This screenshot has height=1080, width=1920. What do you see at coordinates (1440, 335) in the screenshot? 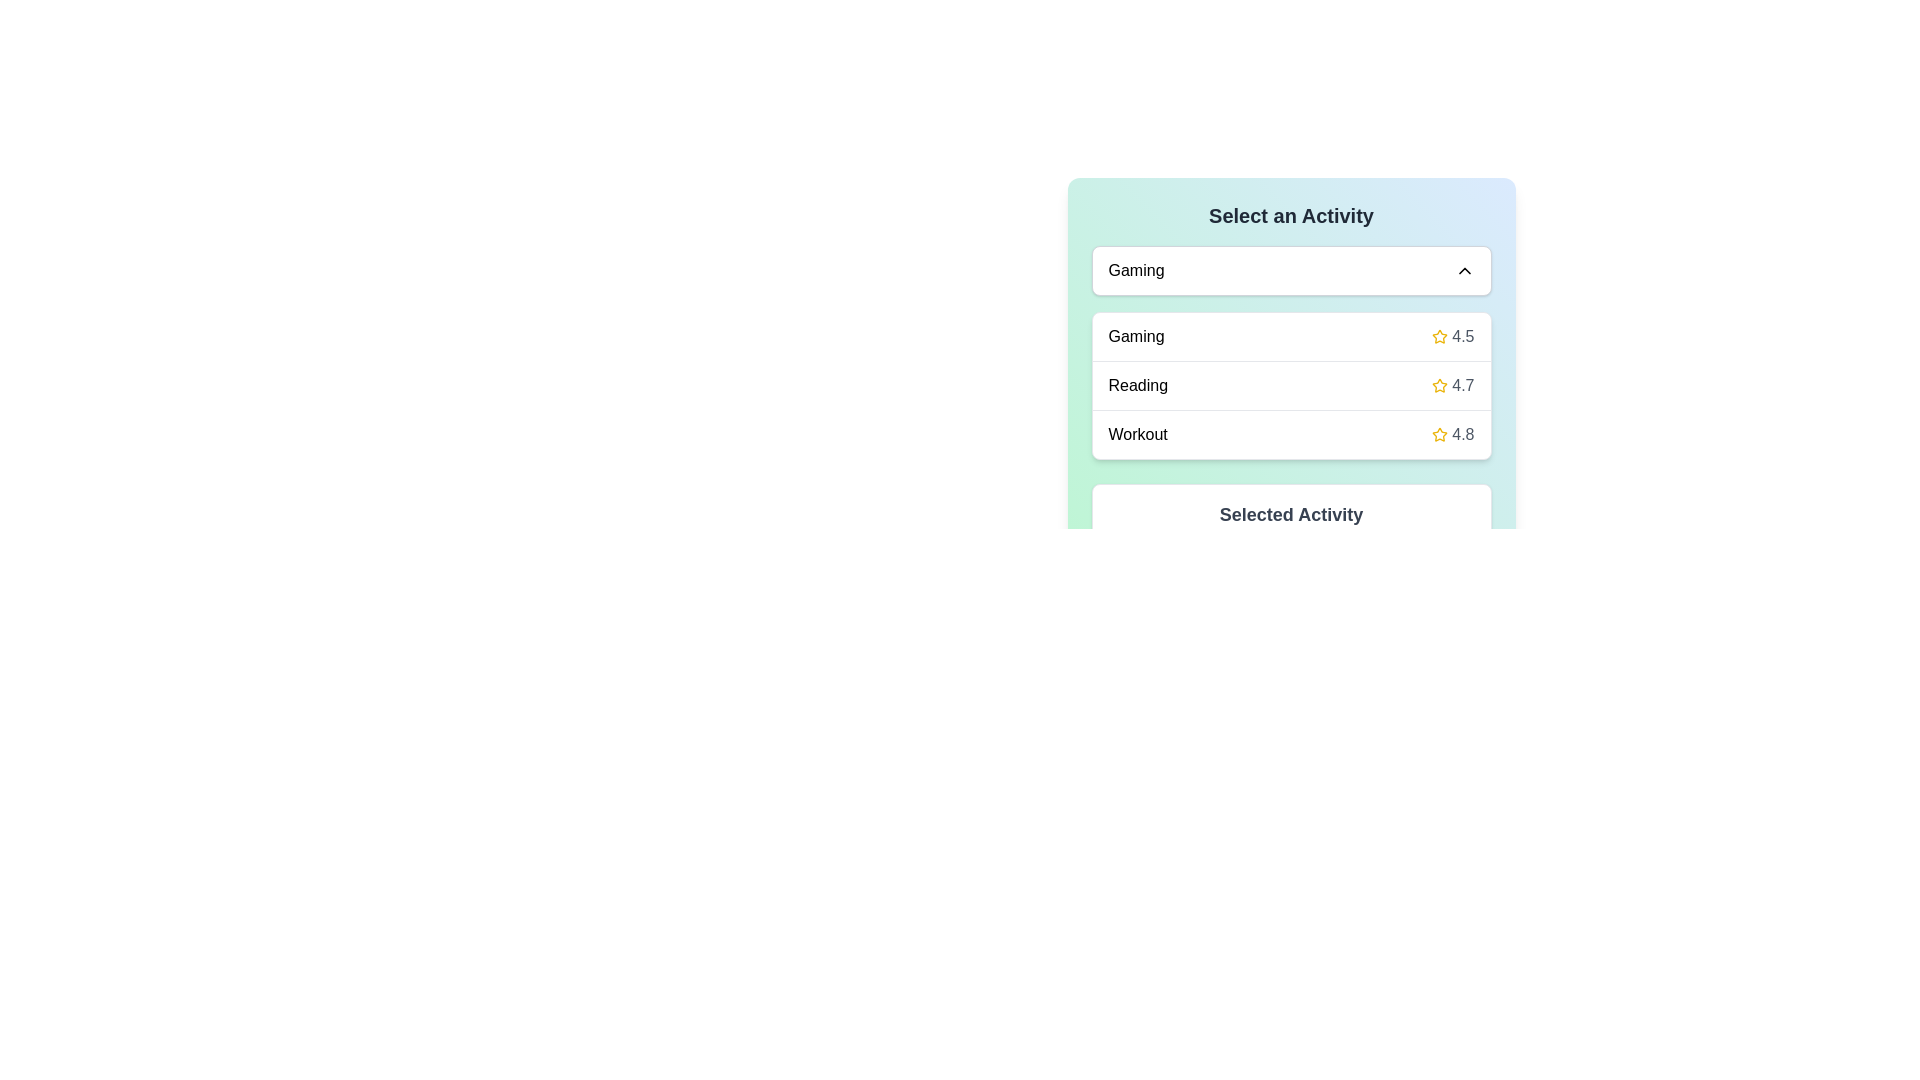
I see `the star icon representing a rating of '4.5' in the dropdown list titled 'Select an Activity', located next to the text 'Gaming'` at bounding box center [1440, 335].